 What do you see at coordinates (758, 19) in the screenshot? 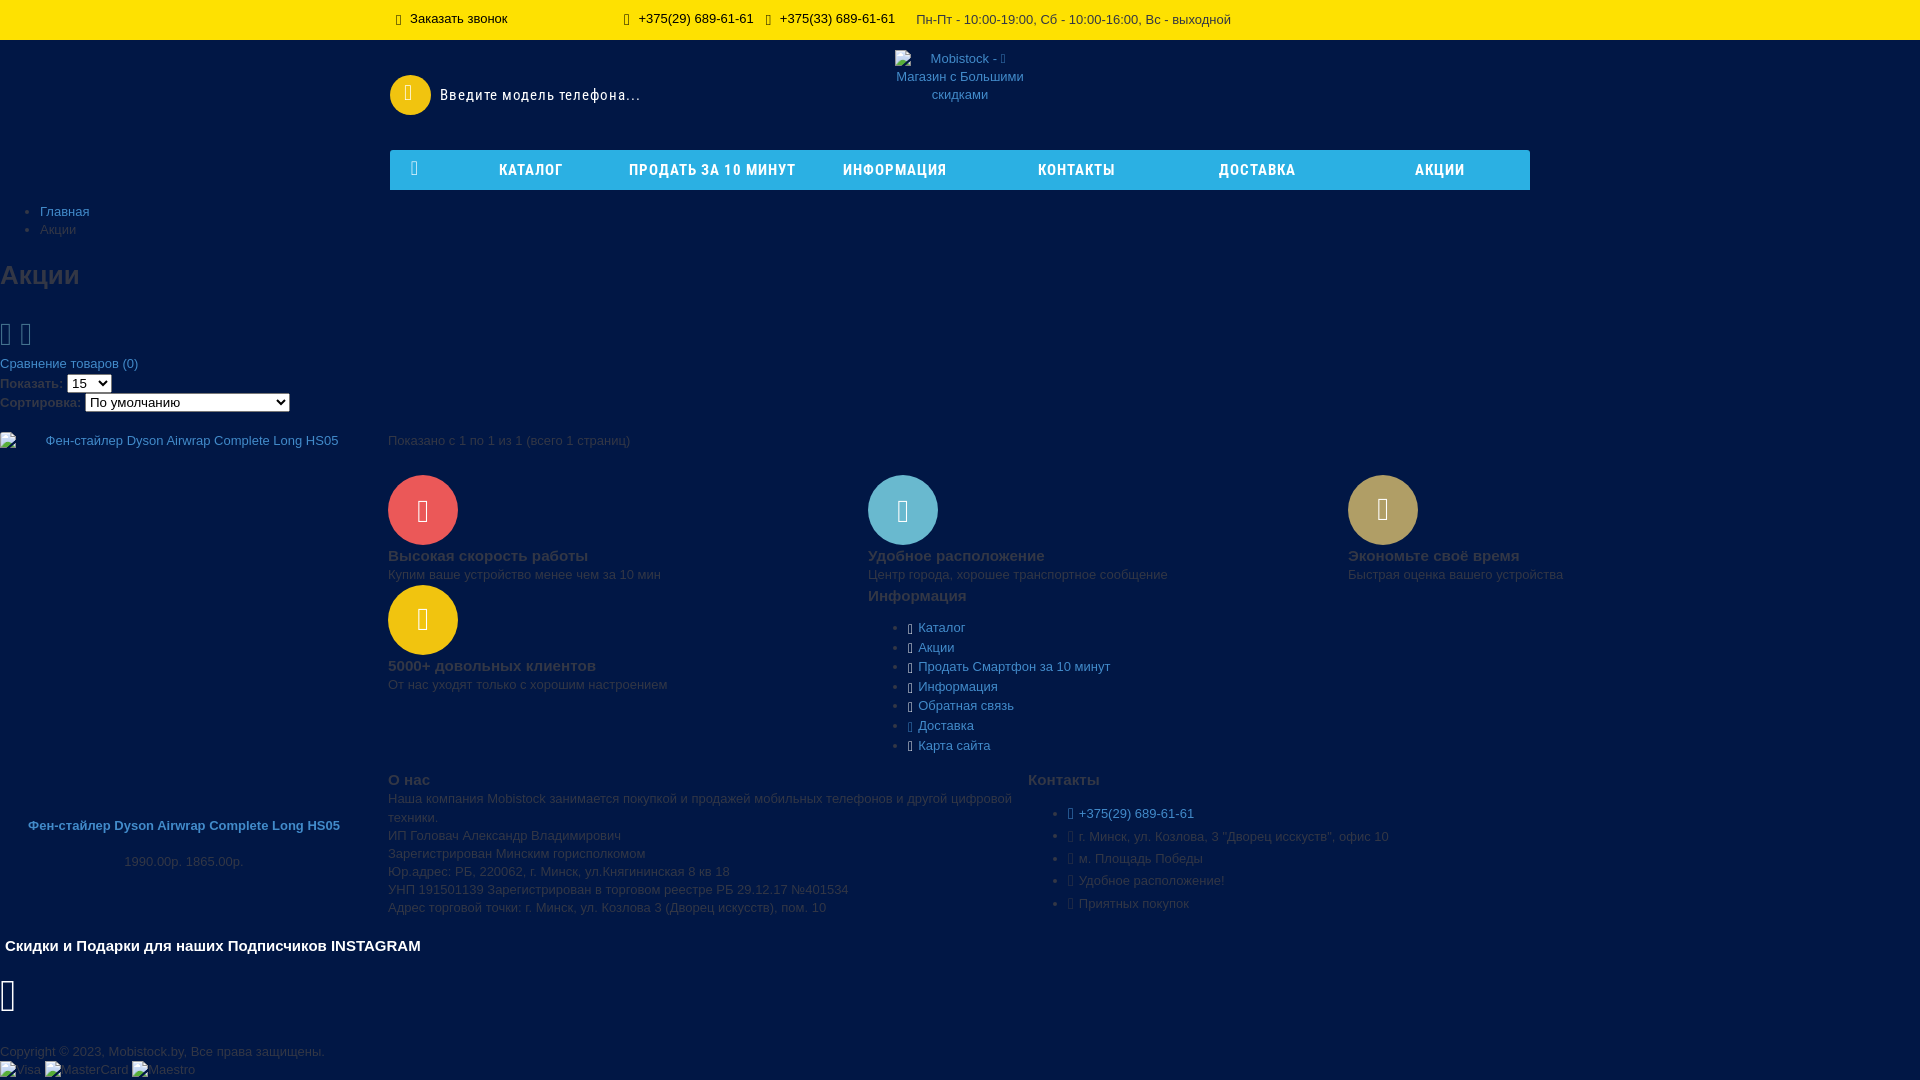
I see `'+375(33) 689-61-61'` at bounding box center [758, 19].